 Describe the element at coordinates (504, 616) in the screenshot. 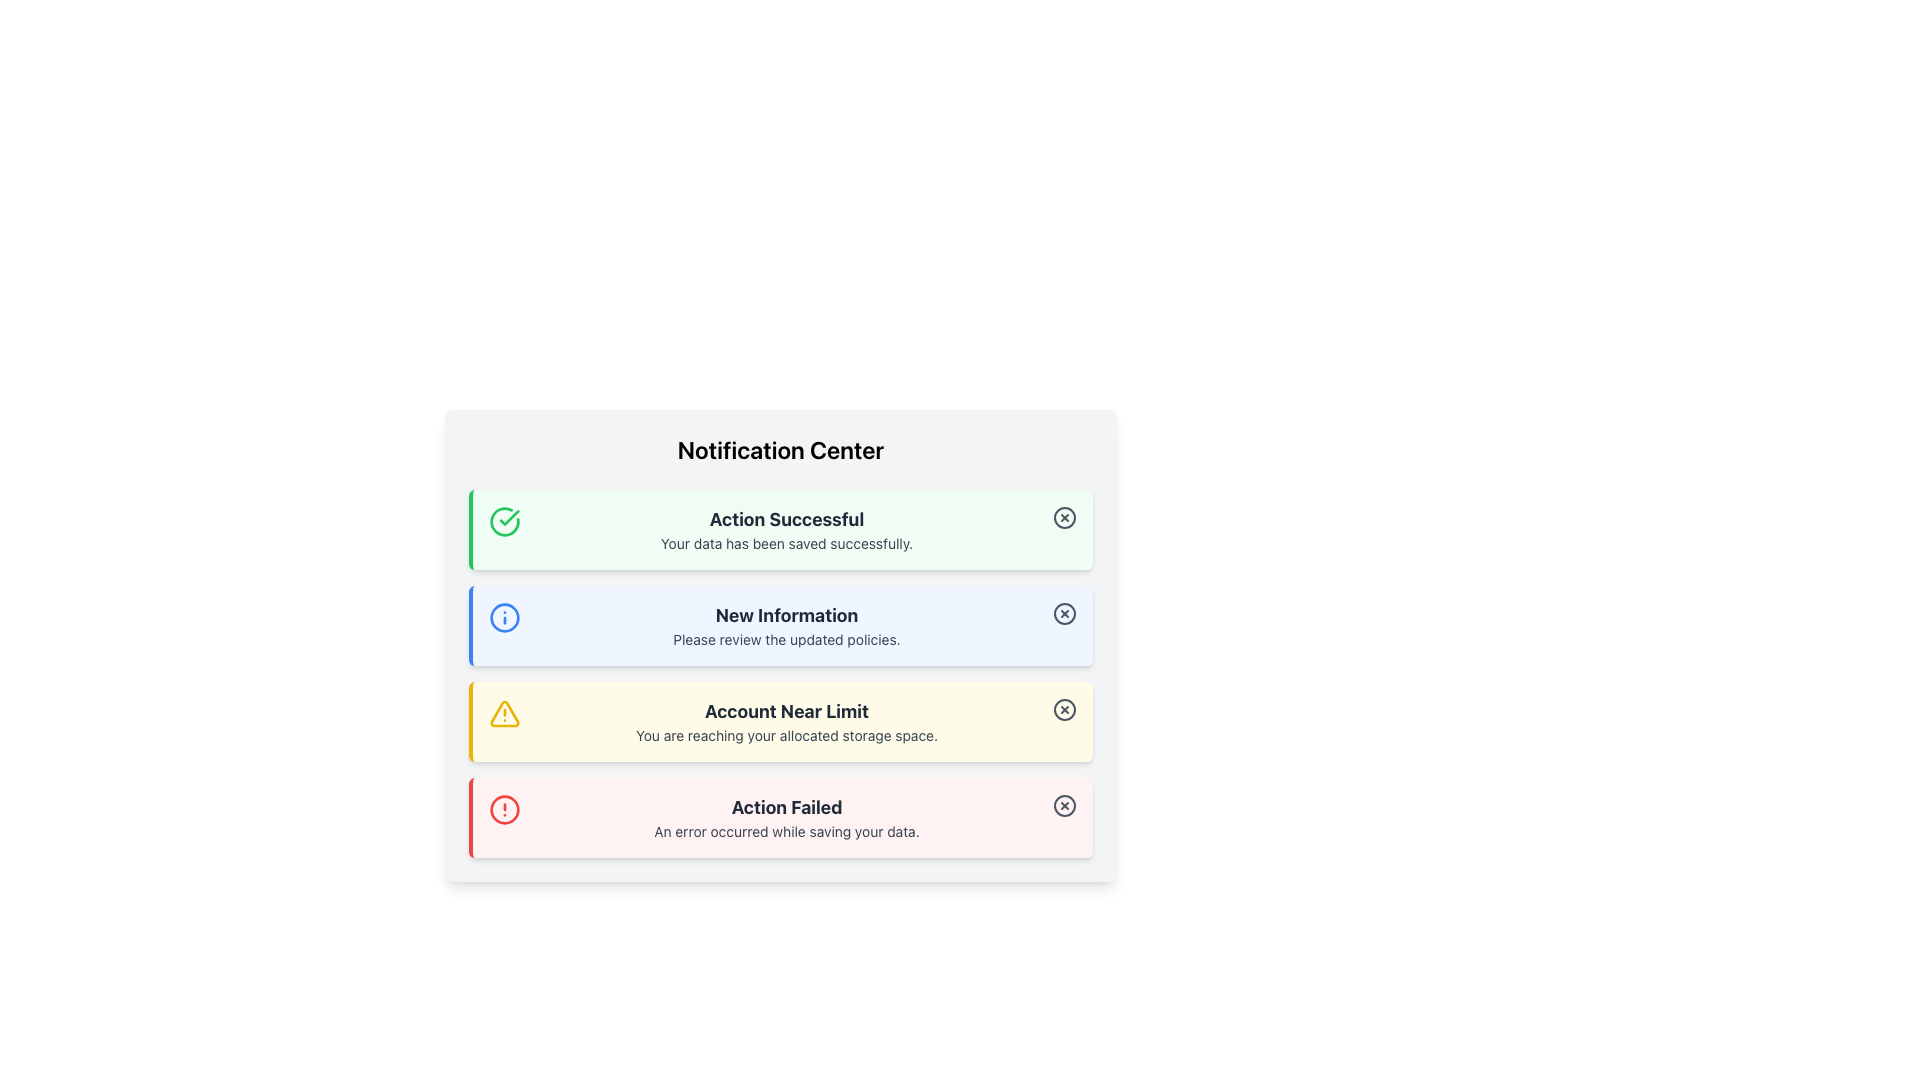

I see `the informational indicator icon located in the notification center, which is the first element in the horizontal arrangement before the 'New Information' text in the second notification from the top` at that location.